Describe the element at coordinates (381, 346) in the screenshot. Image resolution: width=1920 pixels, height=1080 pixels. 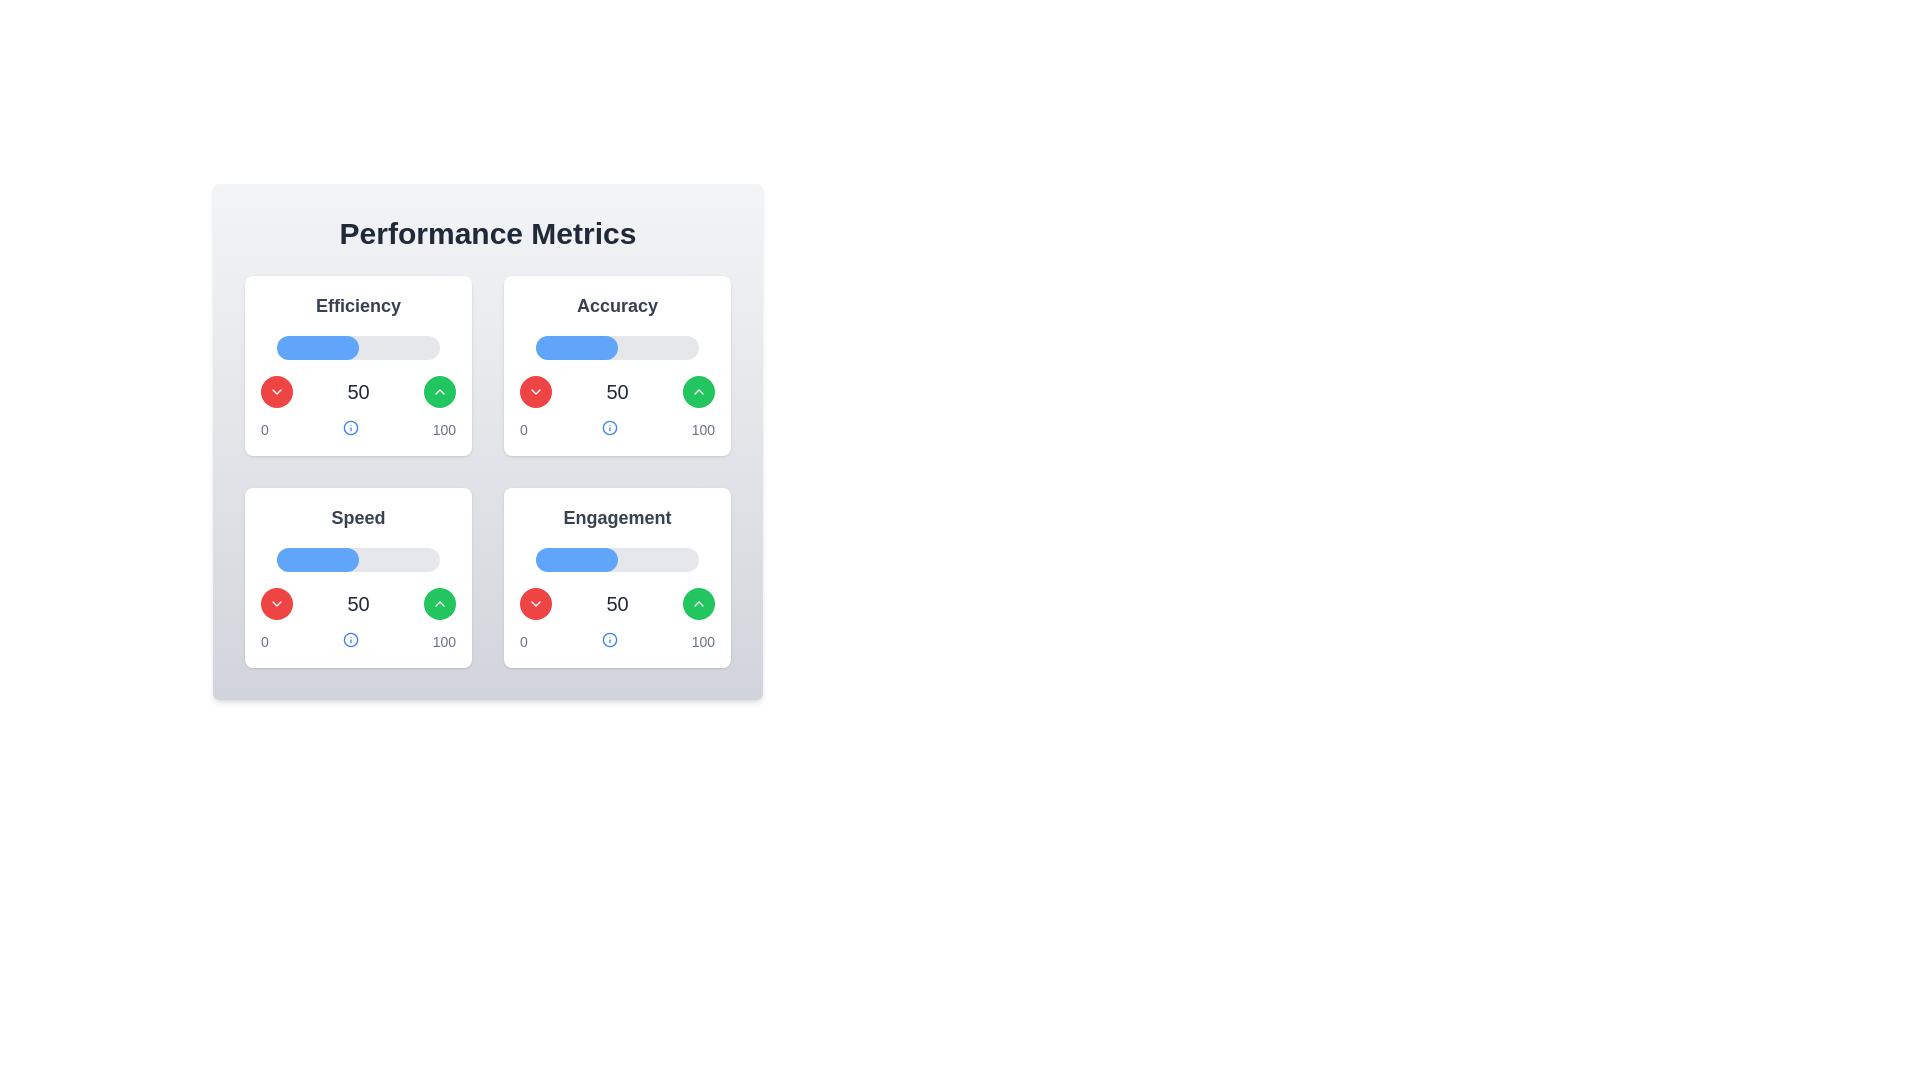
I see `the efficiency value` at that location.